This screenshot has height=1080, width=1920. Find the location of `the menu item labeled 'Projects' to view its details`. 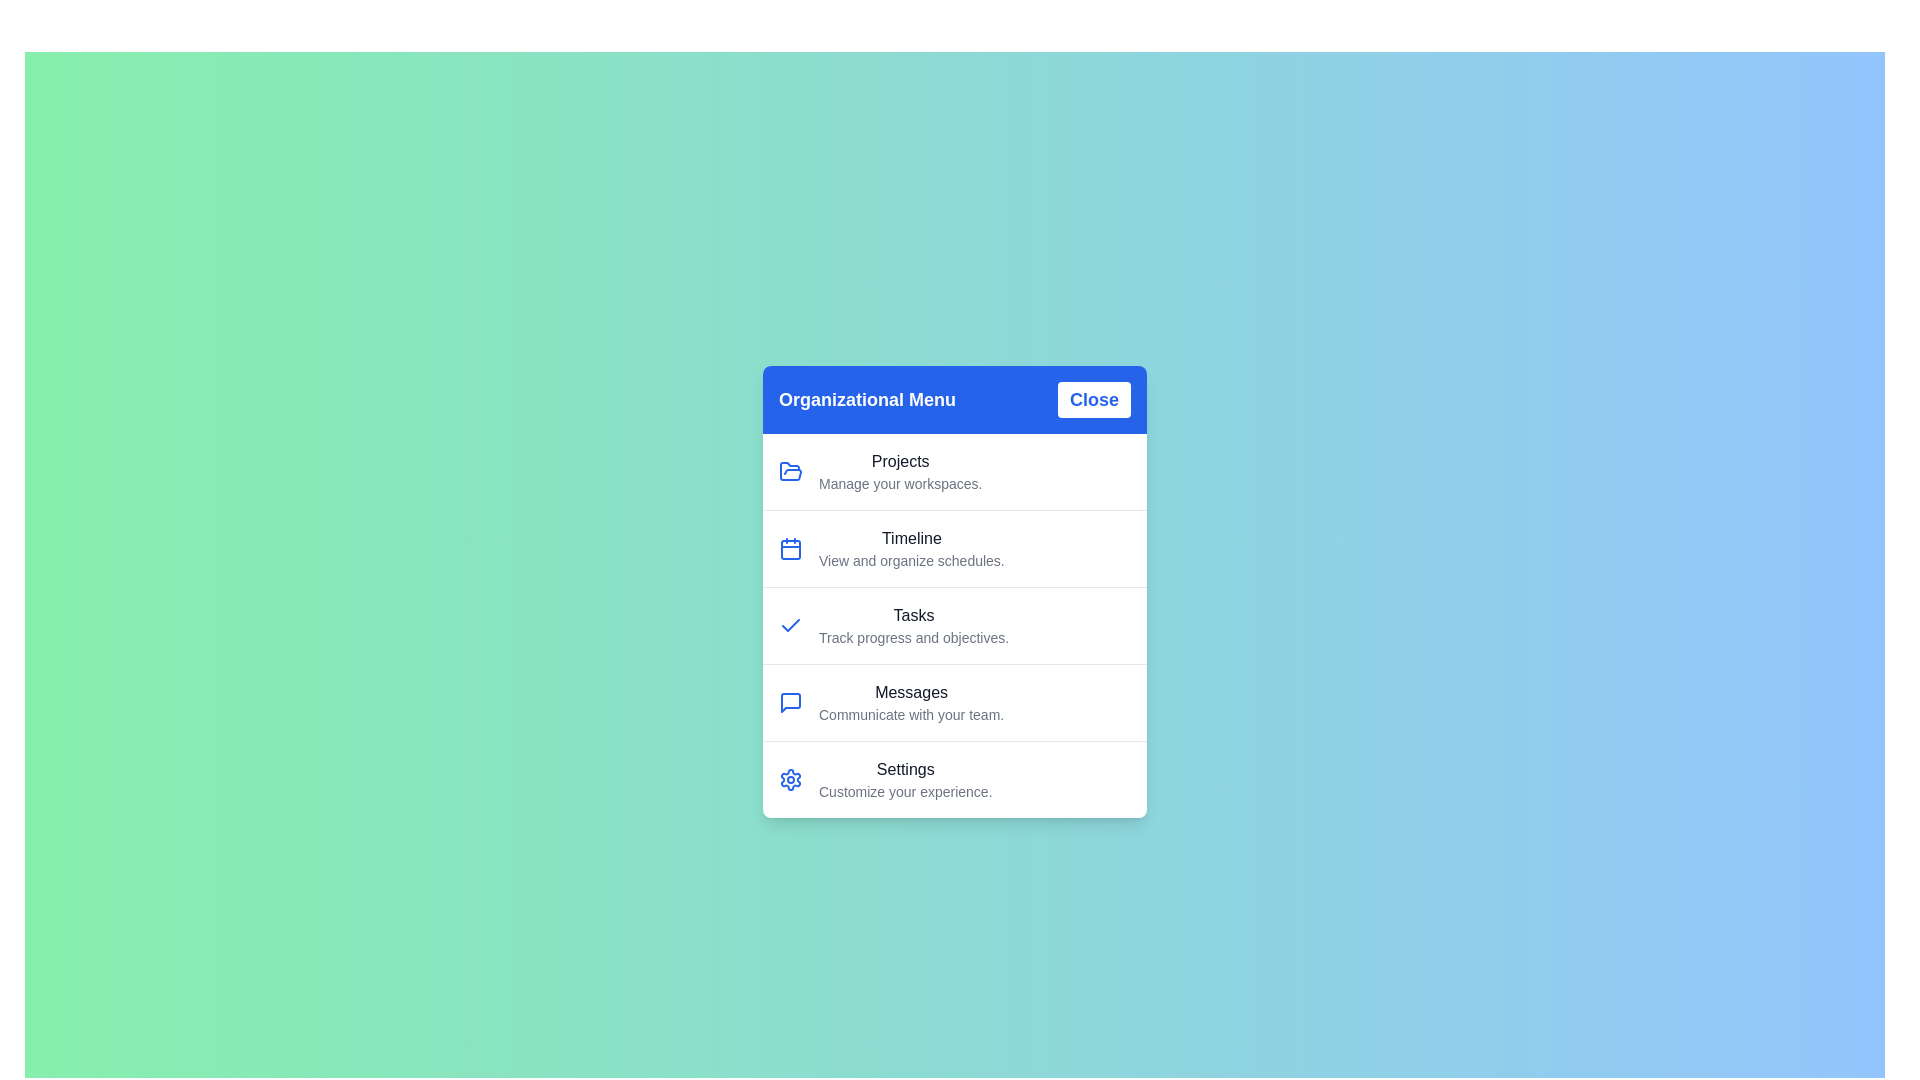

the menu item labeled 'Projects' to view its details is located at coordinates (899, 471).